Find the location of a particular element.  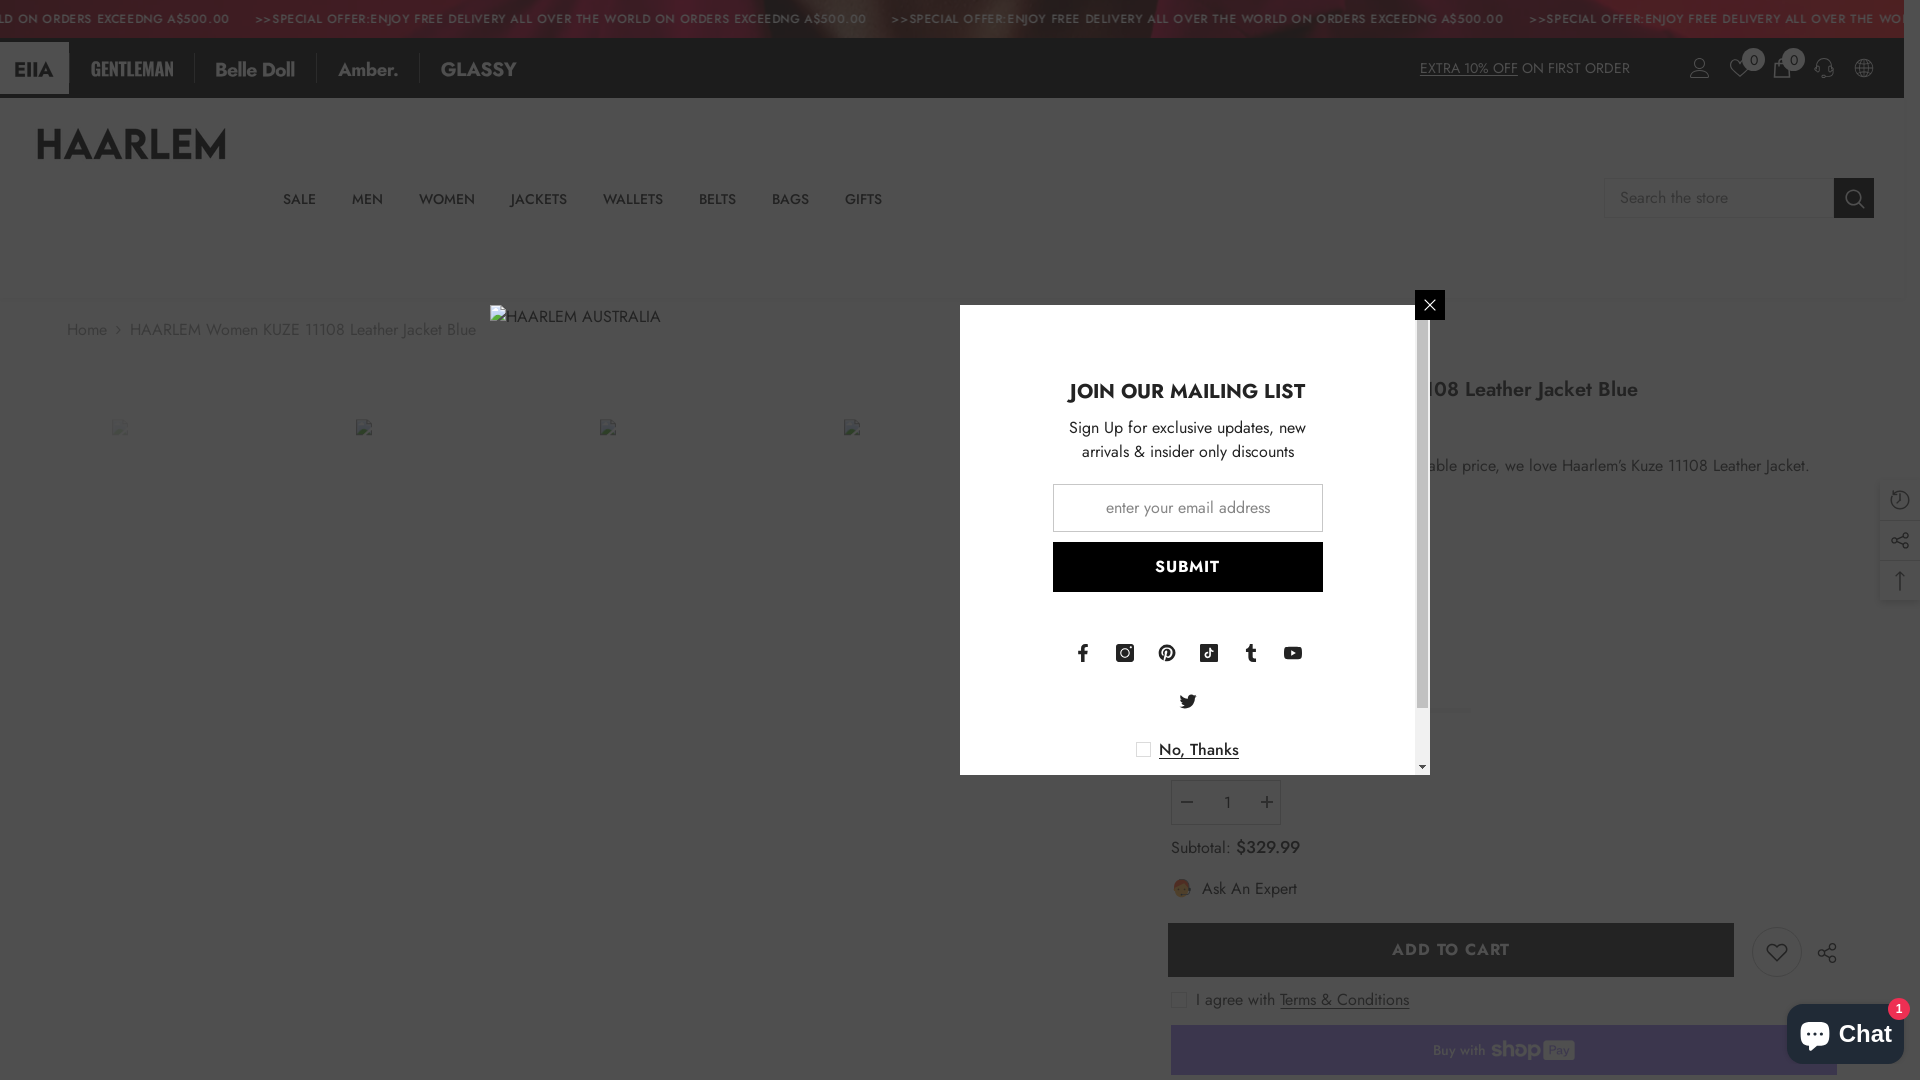

'TikTok' is located at coordinates (1208, 652).